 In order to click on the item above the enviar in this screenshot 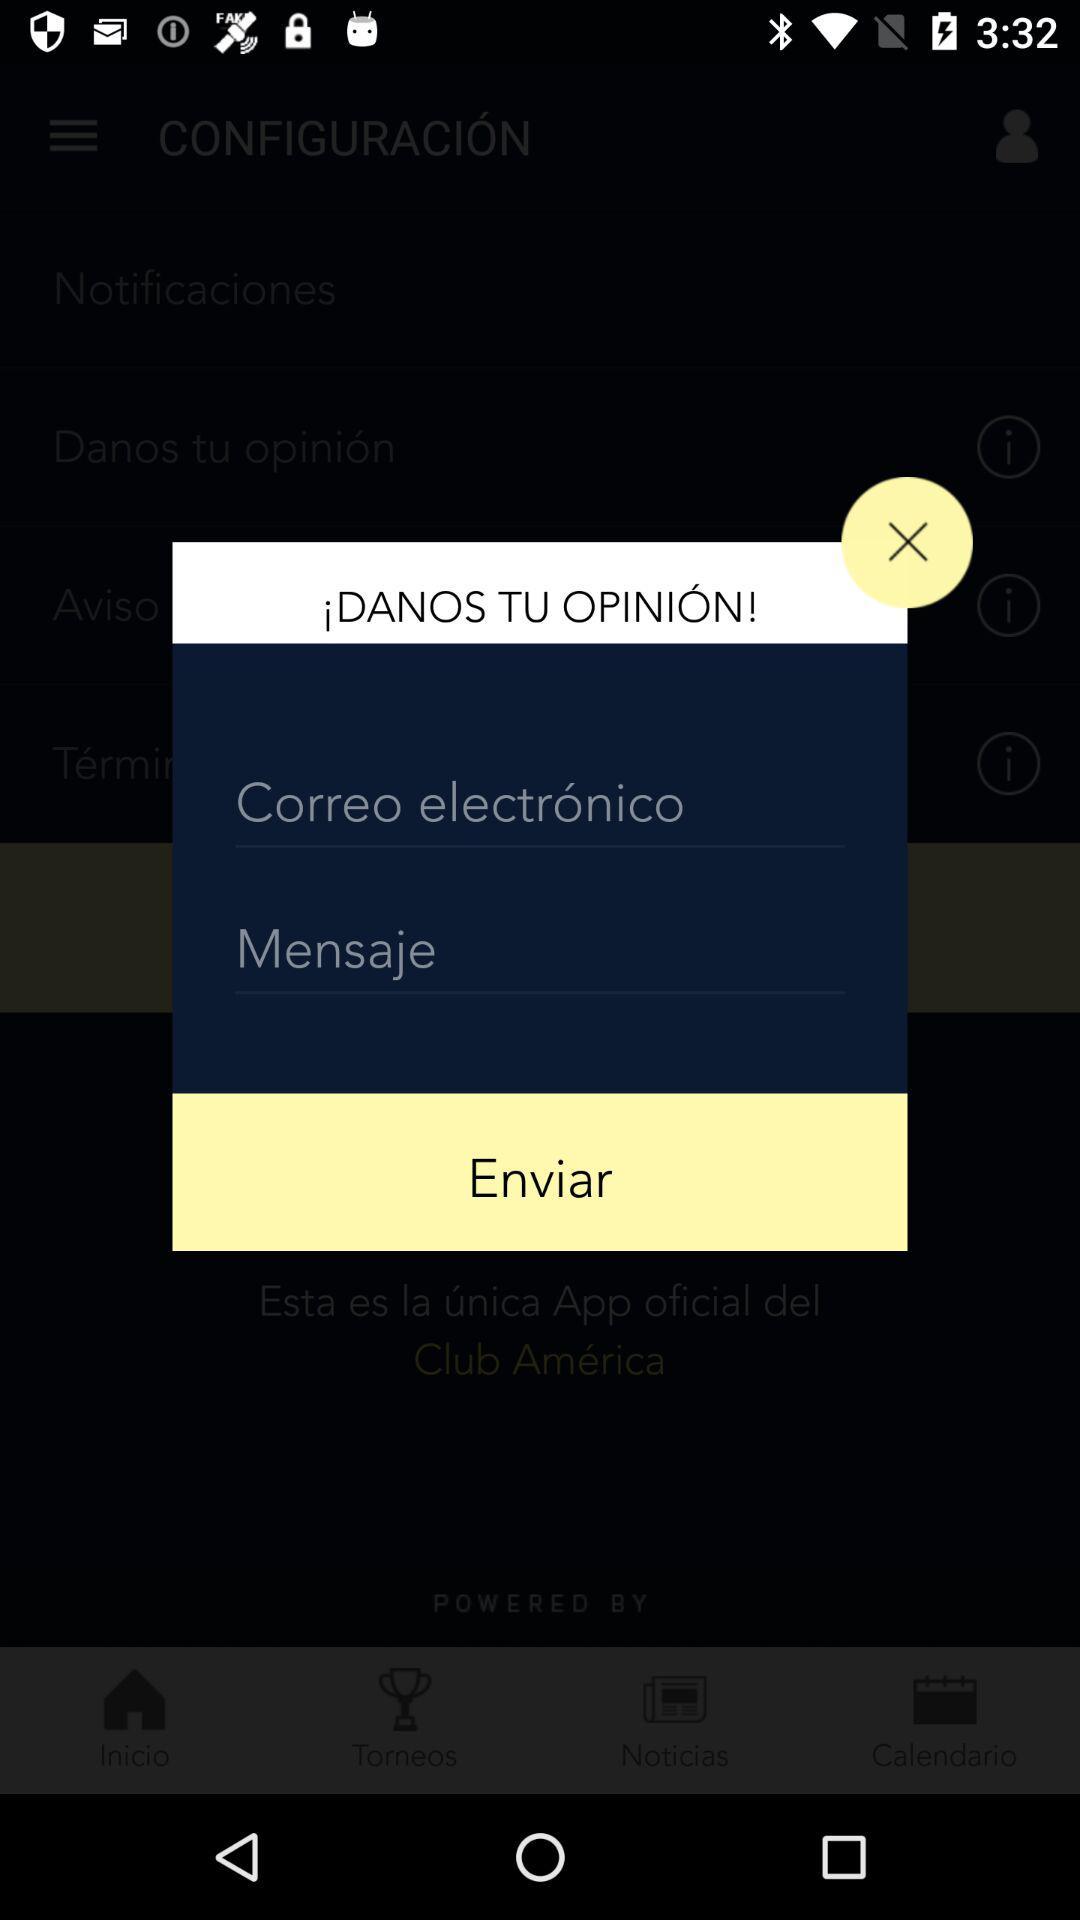, I will do `click(540, 954)`.